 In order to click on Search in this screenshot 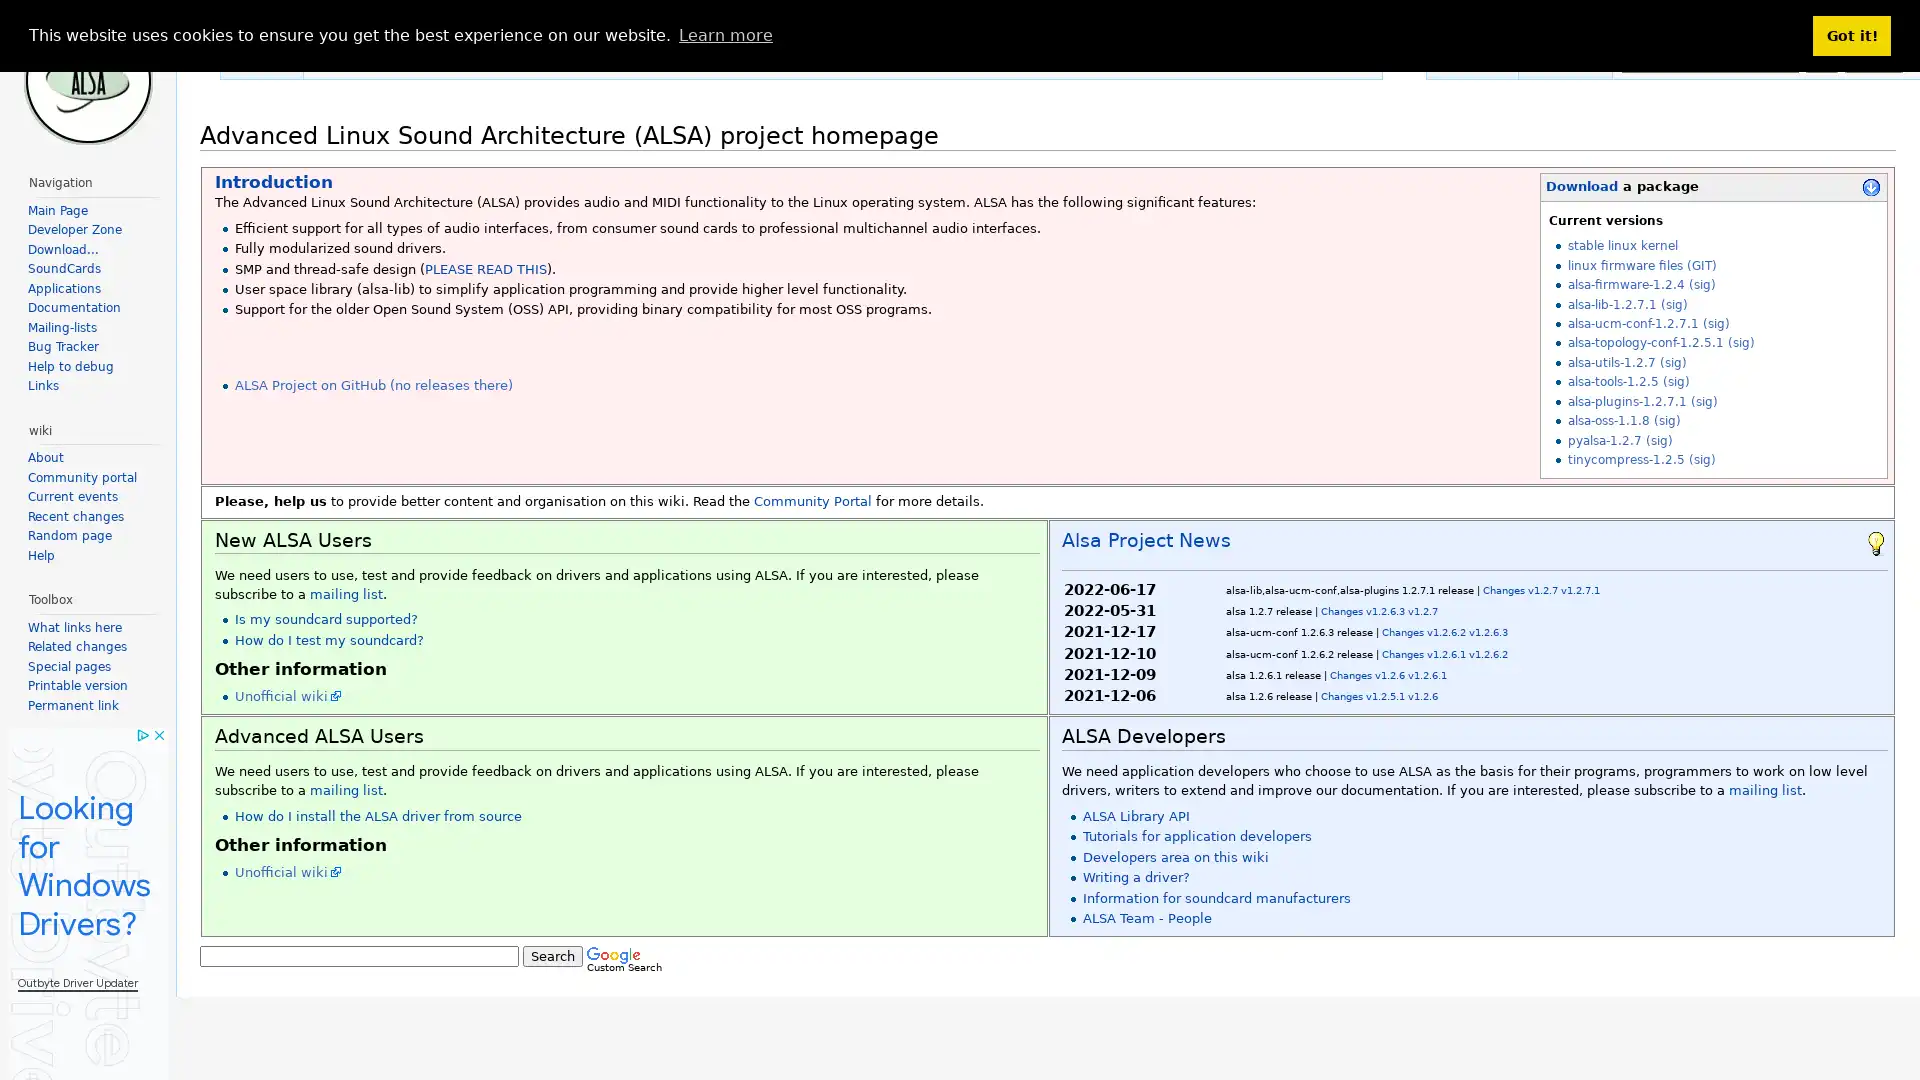, I will do `click(552, 954)`.